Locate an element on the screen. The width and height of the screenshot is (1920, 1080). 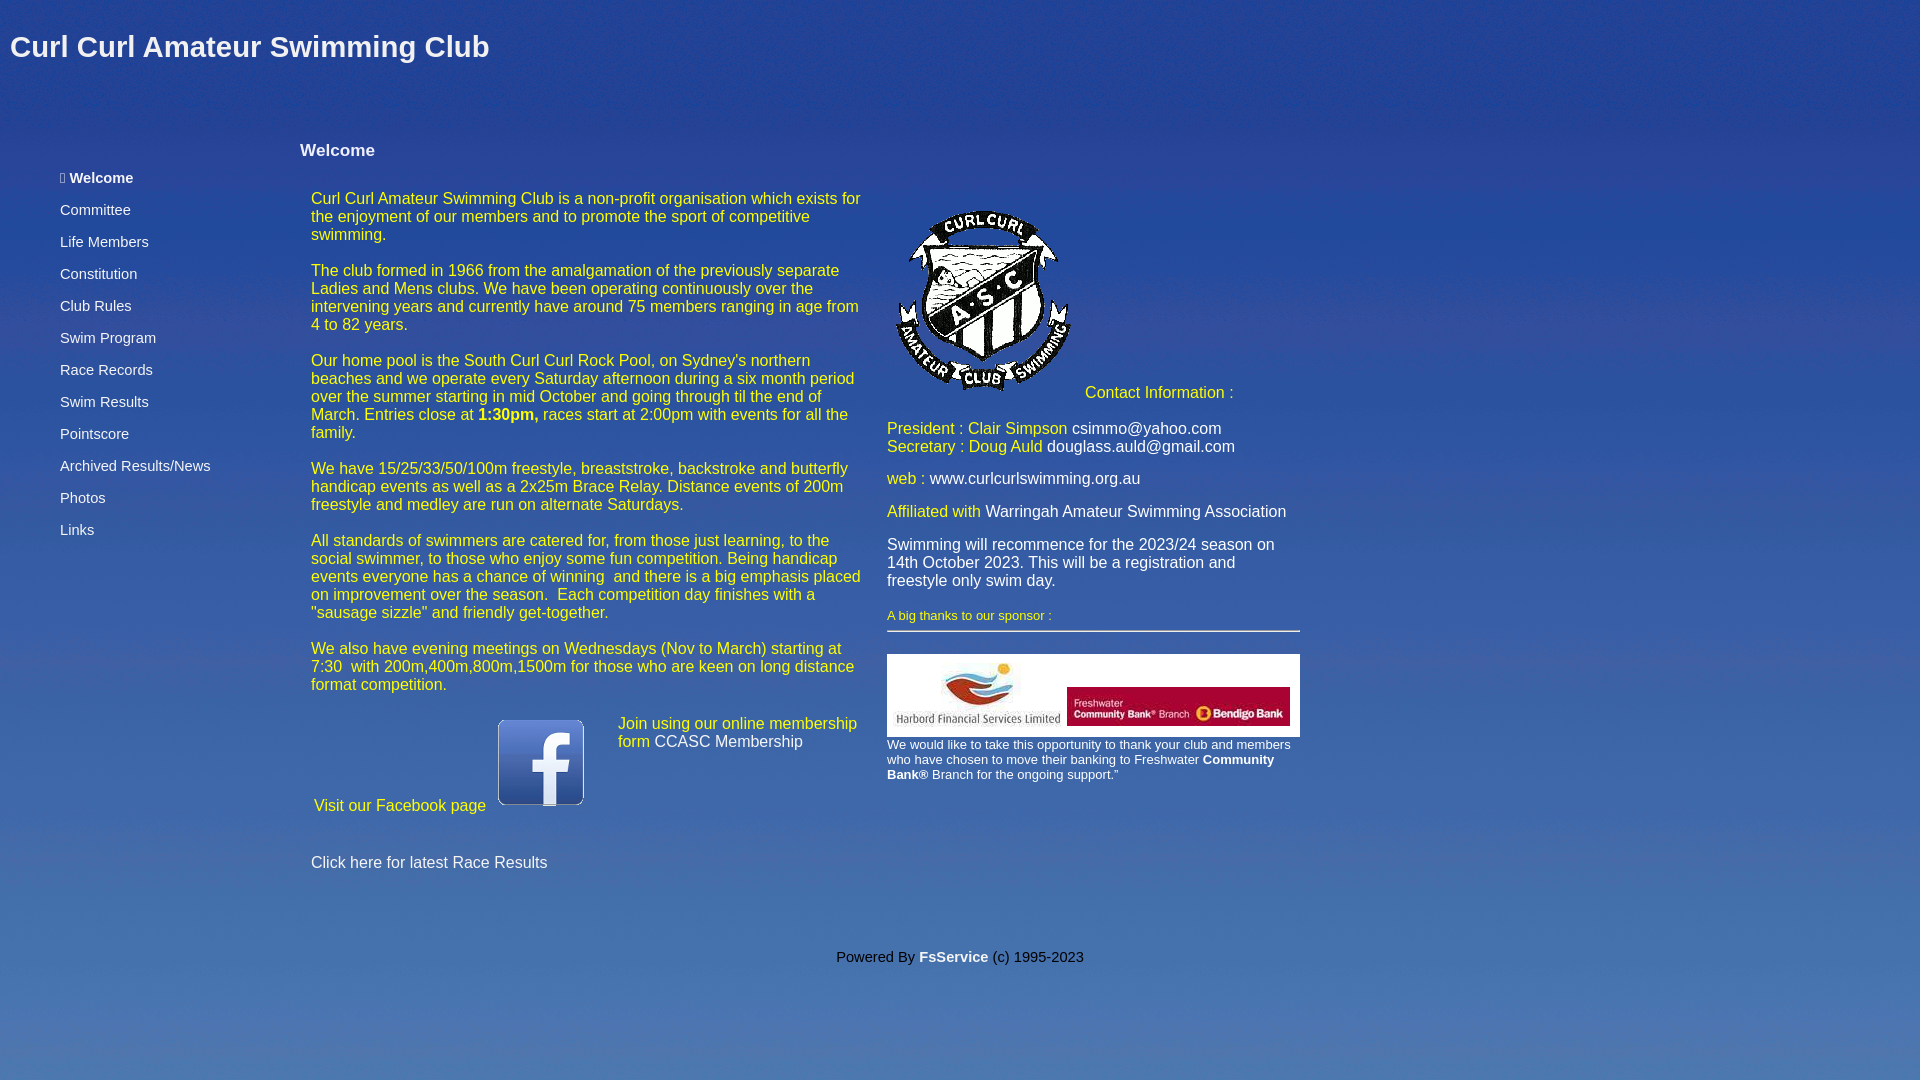
'Swim Results' is located at coordinates (103, 401).